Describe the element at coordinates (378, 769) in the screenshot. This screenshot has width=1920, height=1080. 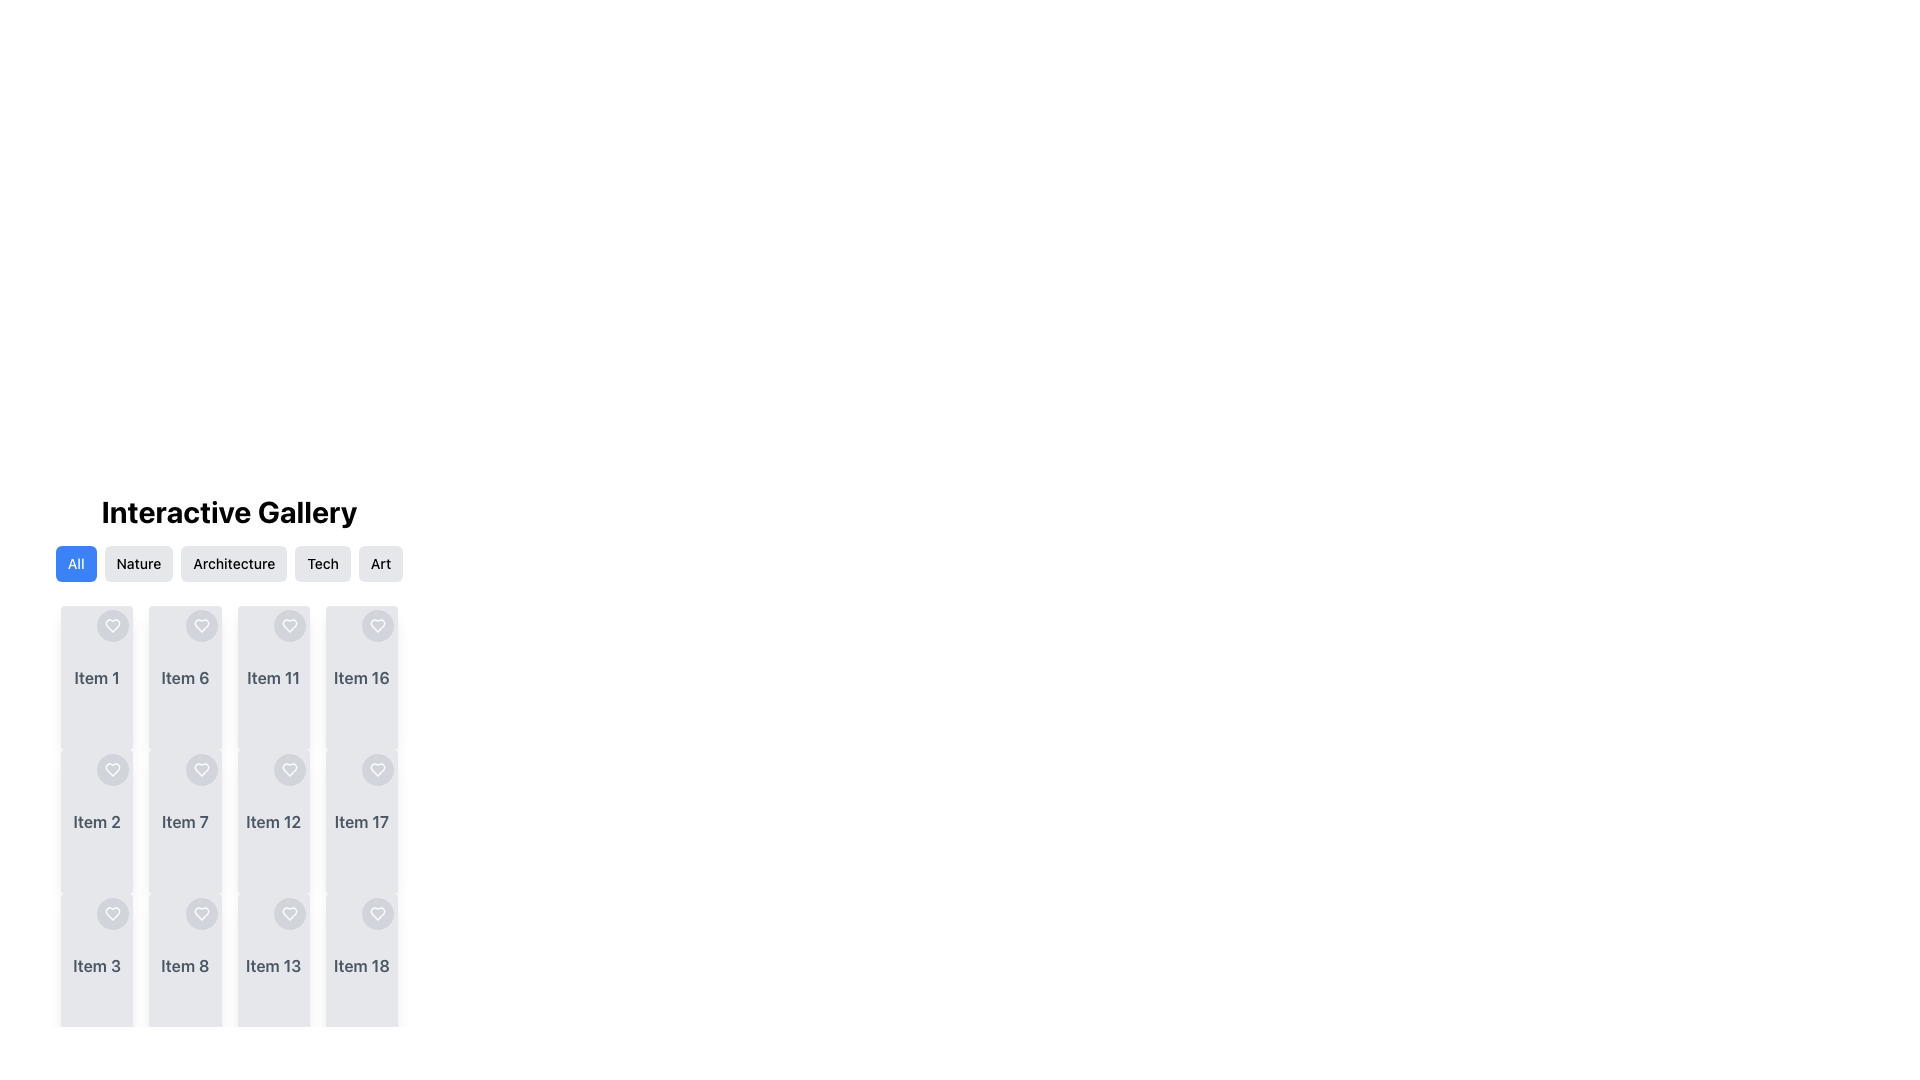
I see `the circular favorite button with a heart icon located at the top-right corner of the card for Item 17 to favorite the item` at that location.